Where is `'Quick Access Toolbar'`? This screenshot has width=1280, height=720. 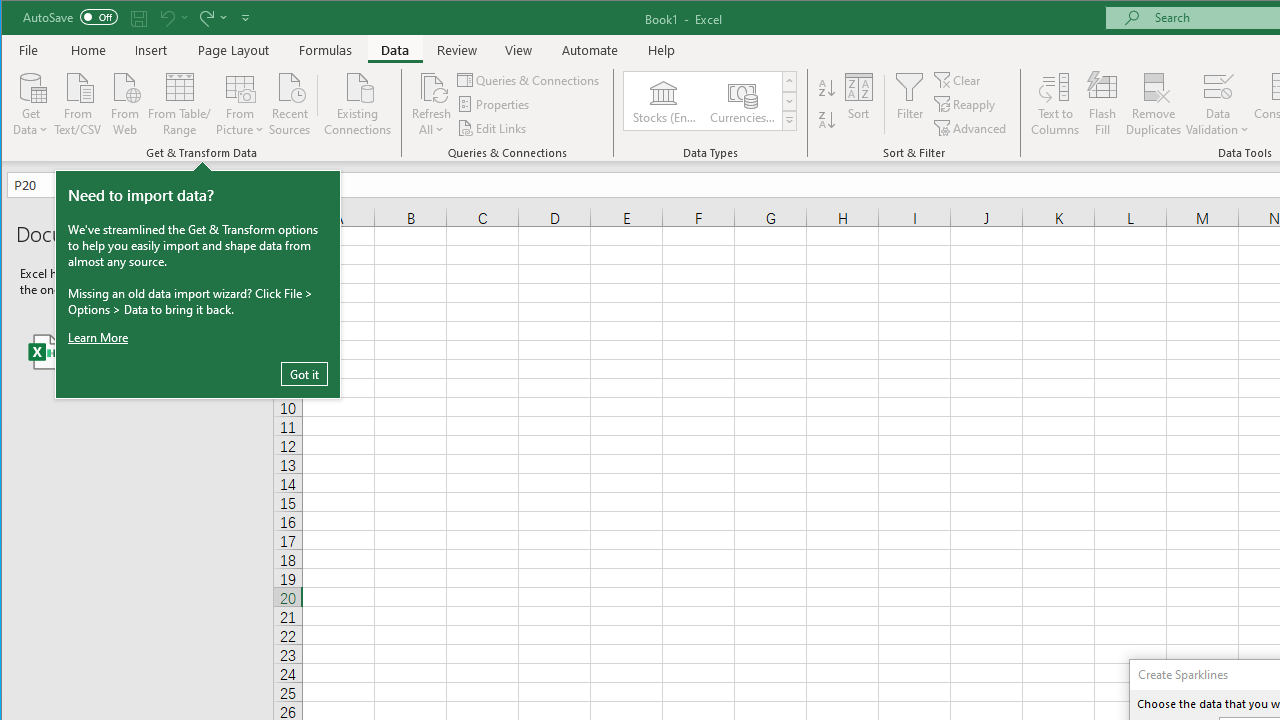
'Quick Access Toolbar' is located at coordinates (137, 18).